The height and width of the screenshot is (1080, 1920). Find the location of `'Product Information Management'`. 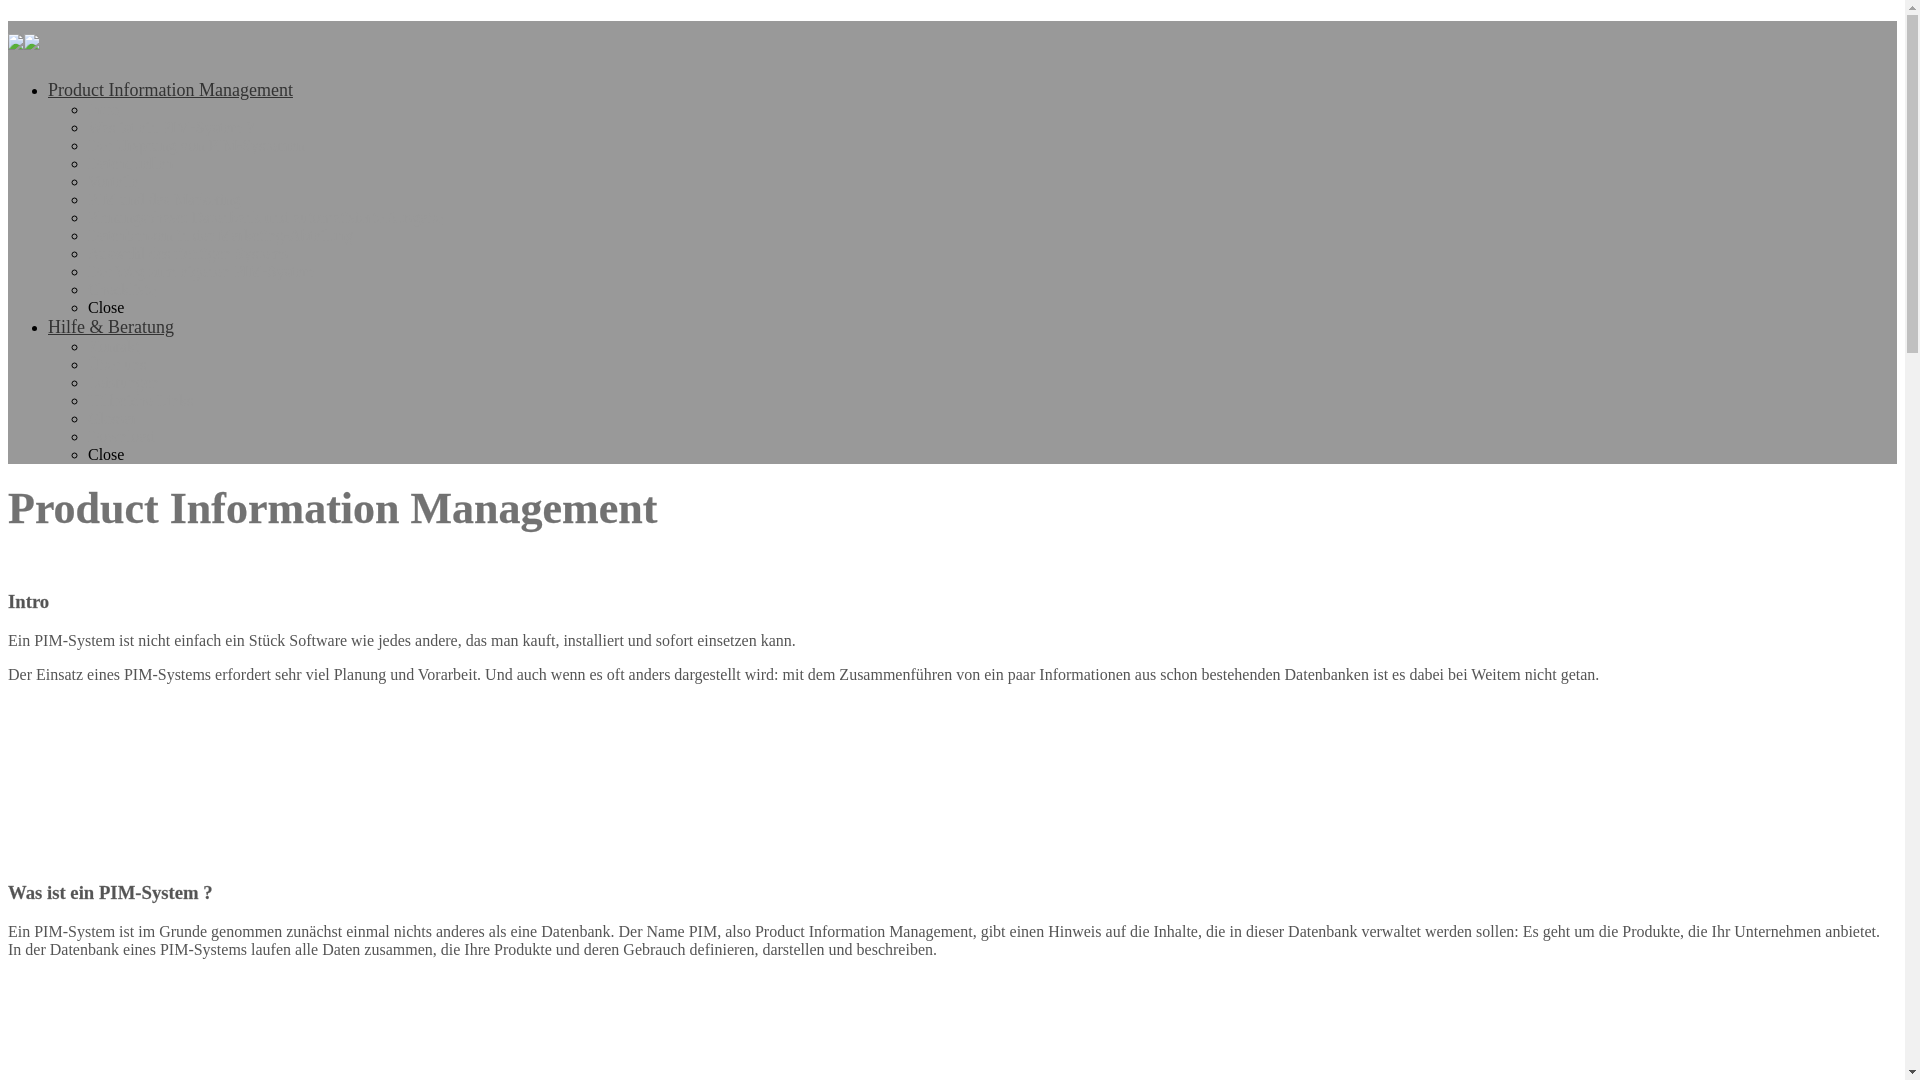

'Product Information Management' is located at coordinates (170, 88).